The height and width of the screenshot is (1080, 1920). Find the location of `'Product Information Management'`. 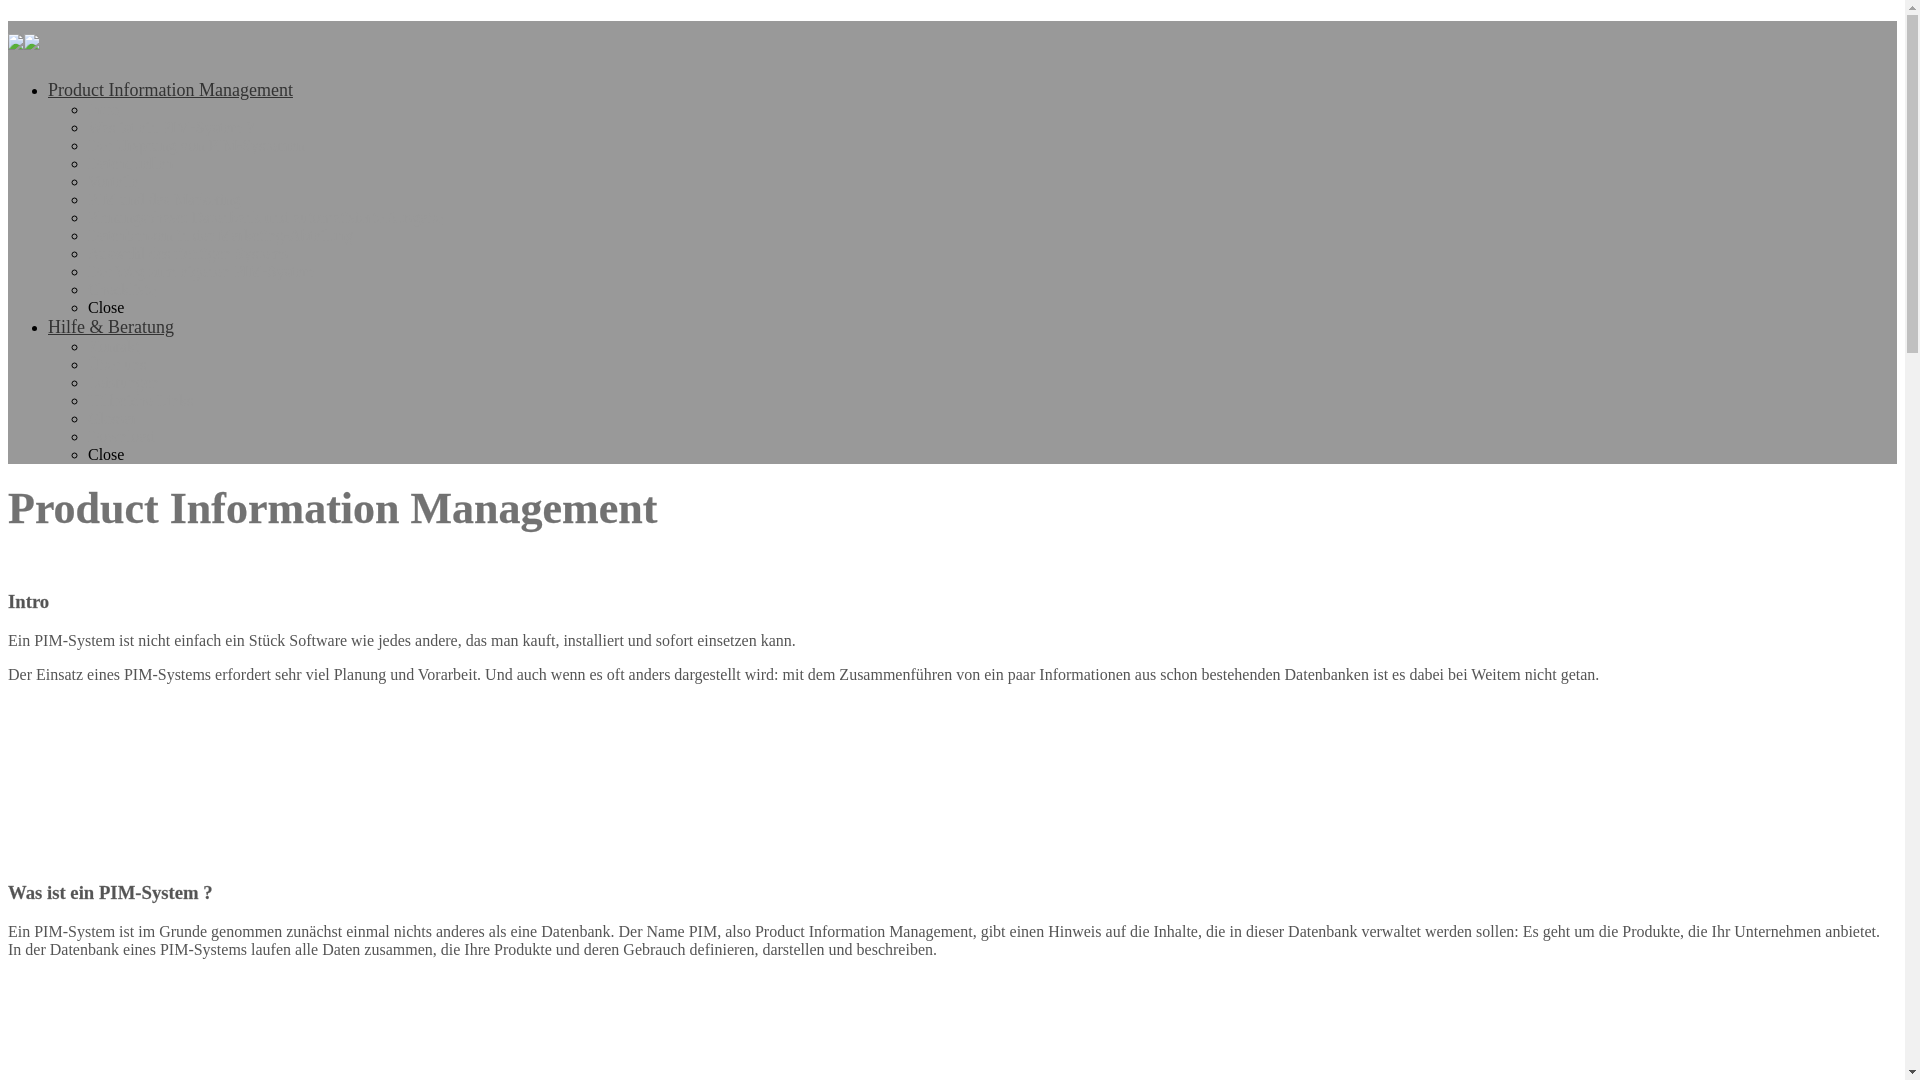

'Product Information Management' is located at coordinates (170, 88).